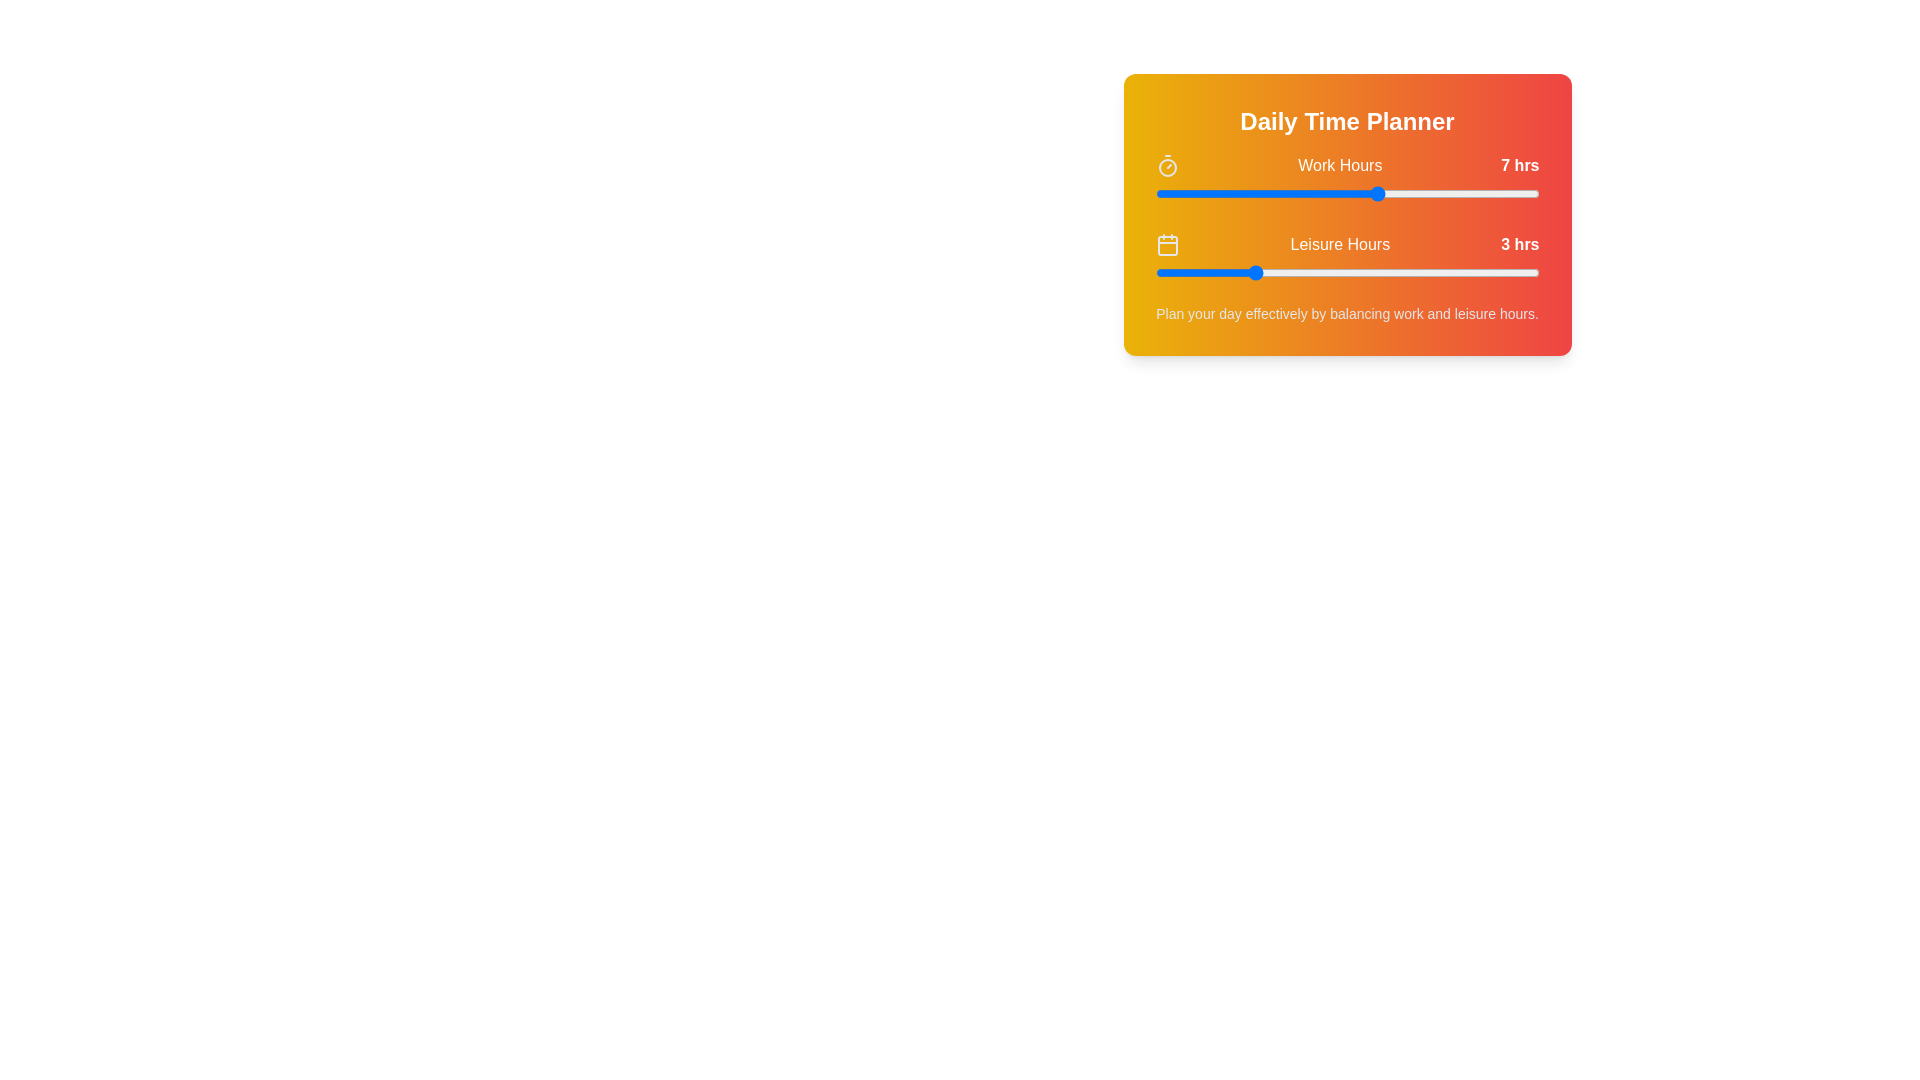  I want to click on work hours, so click(1443, 193).